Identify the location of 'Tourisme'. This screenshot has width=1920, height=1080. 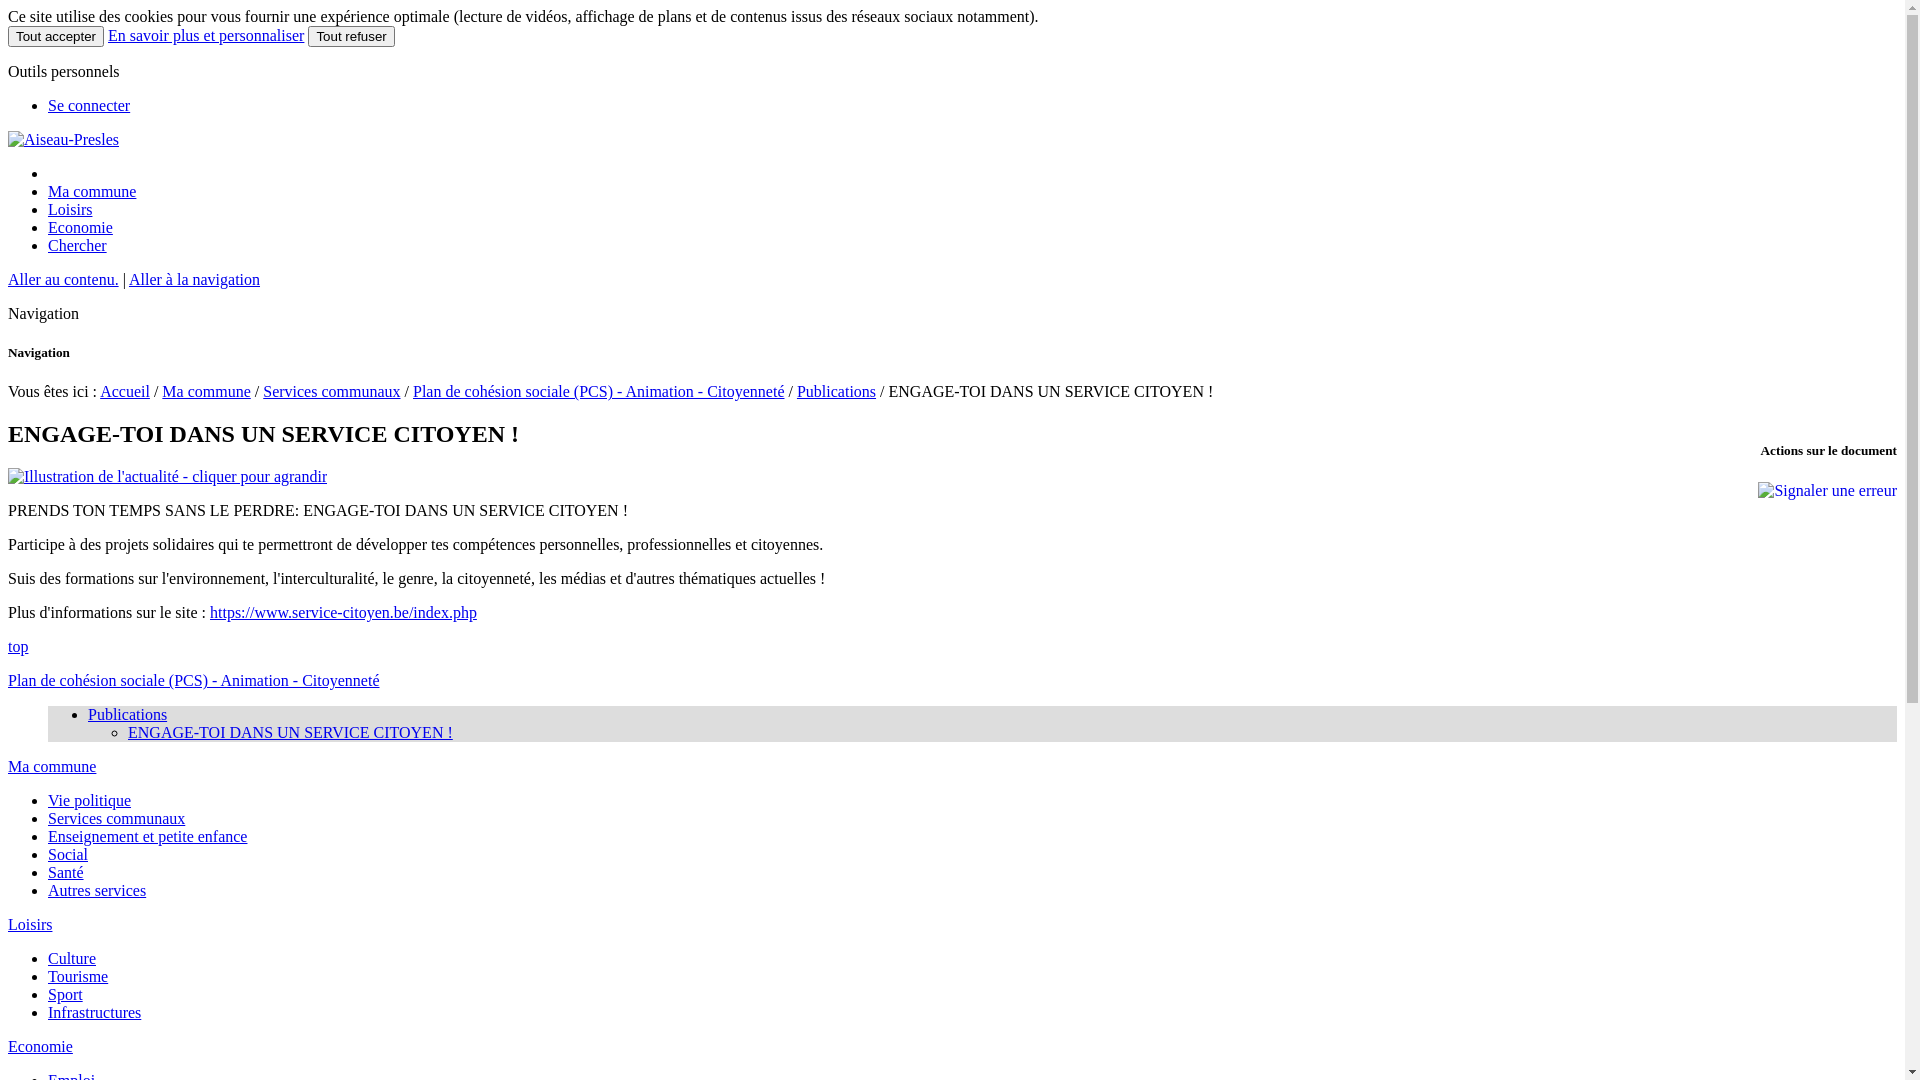
(77, 975).